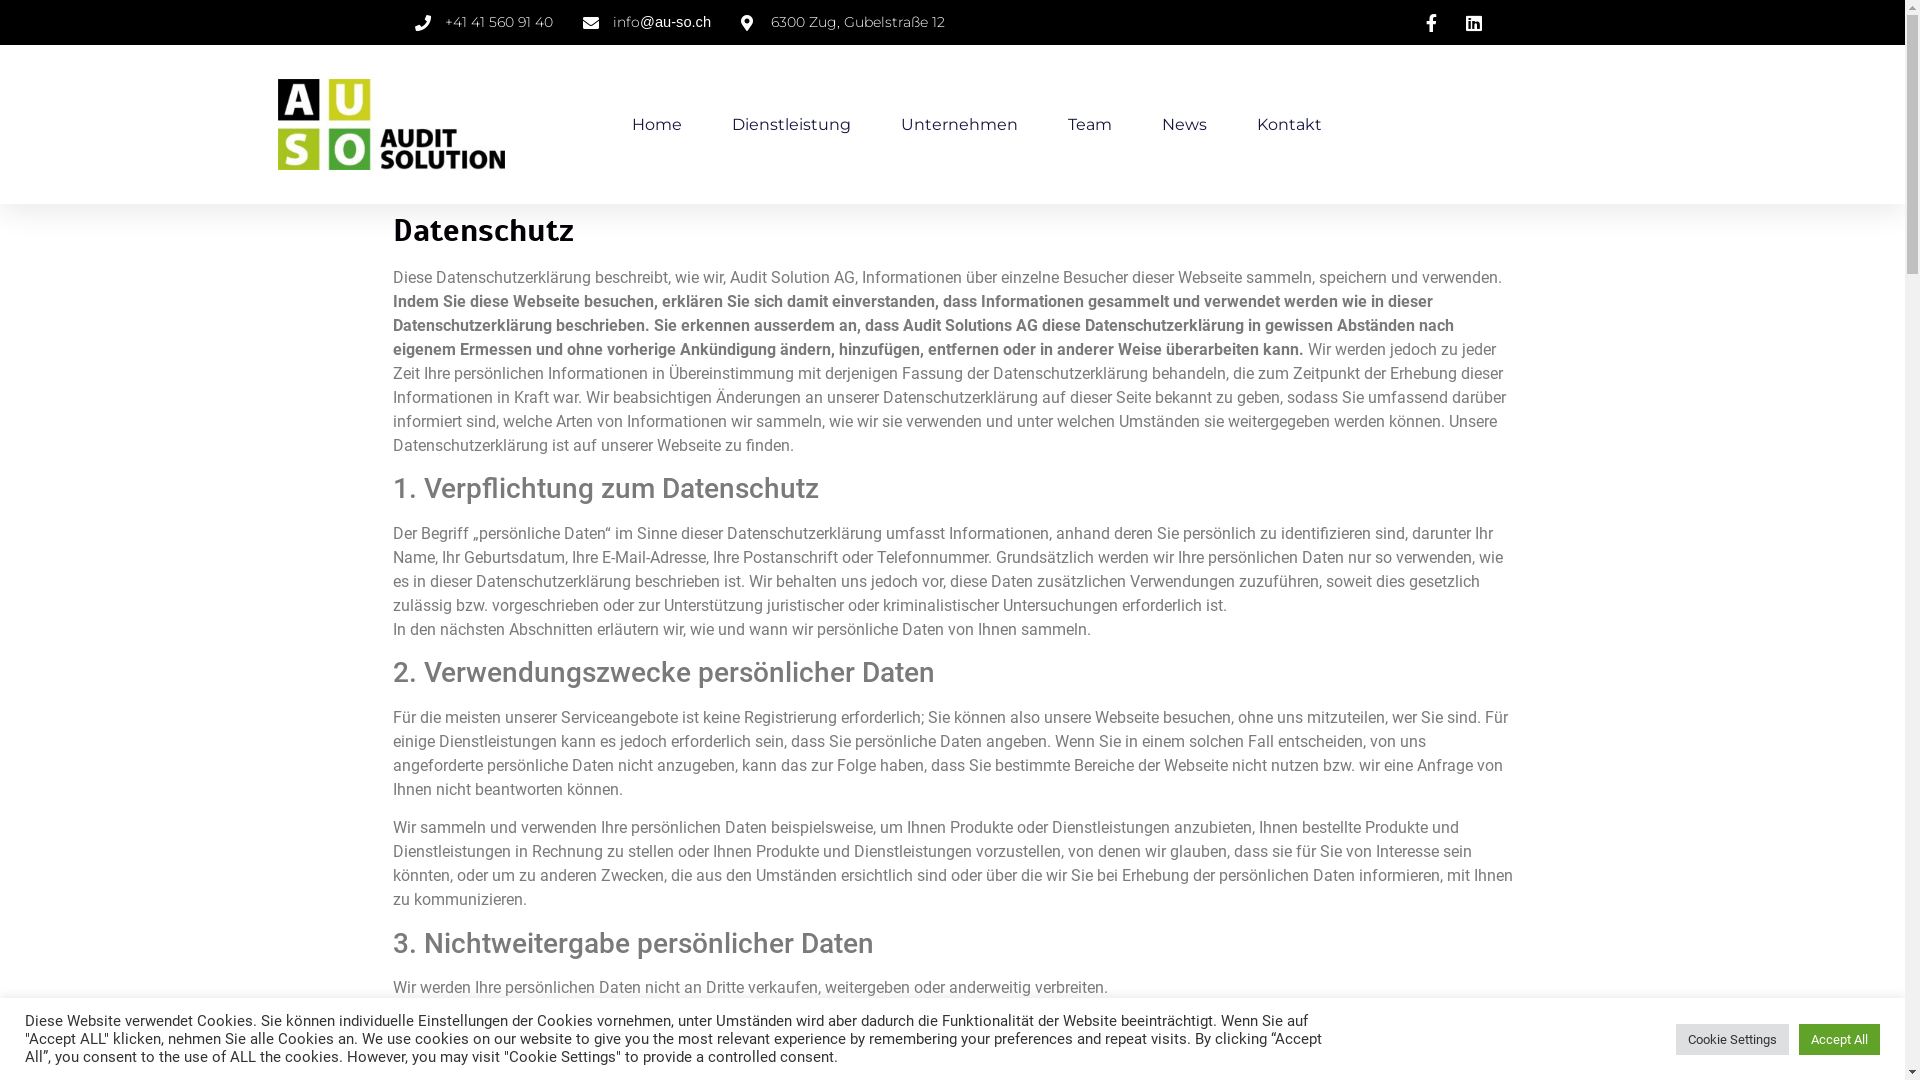  I want to click on 'Team', so click(1088, 124).